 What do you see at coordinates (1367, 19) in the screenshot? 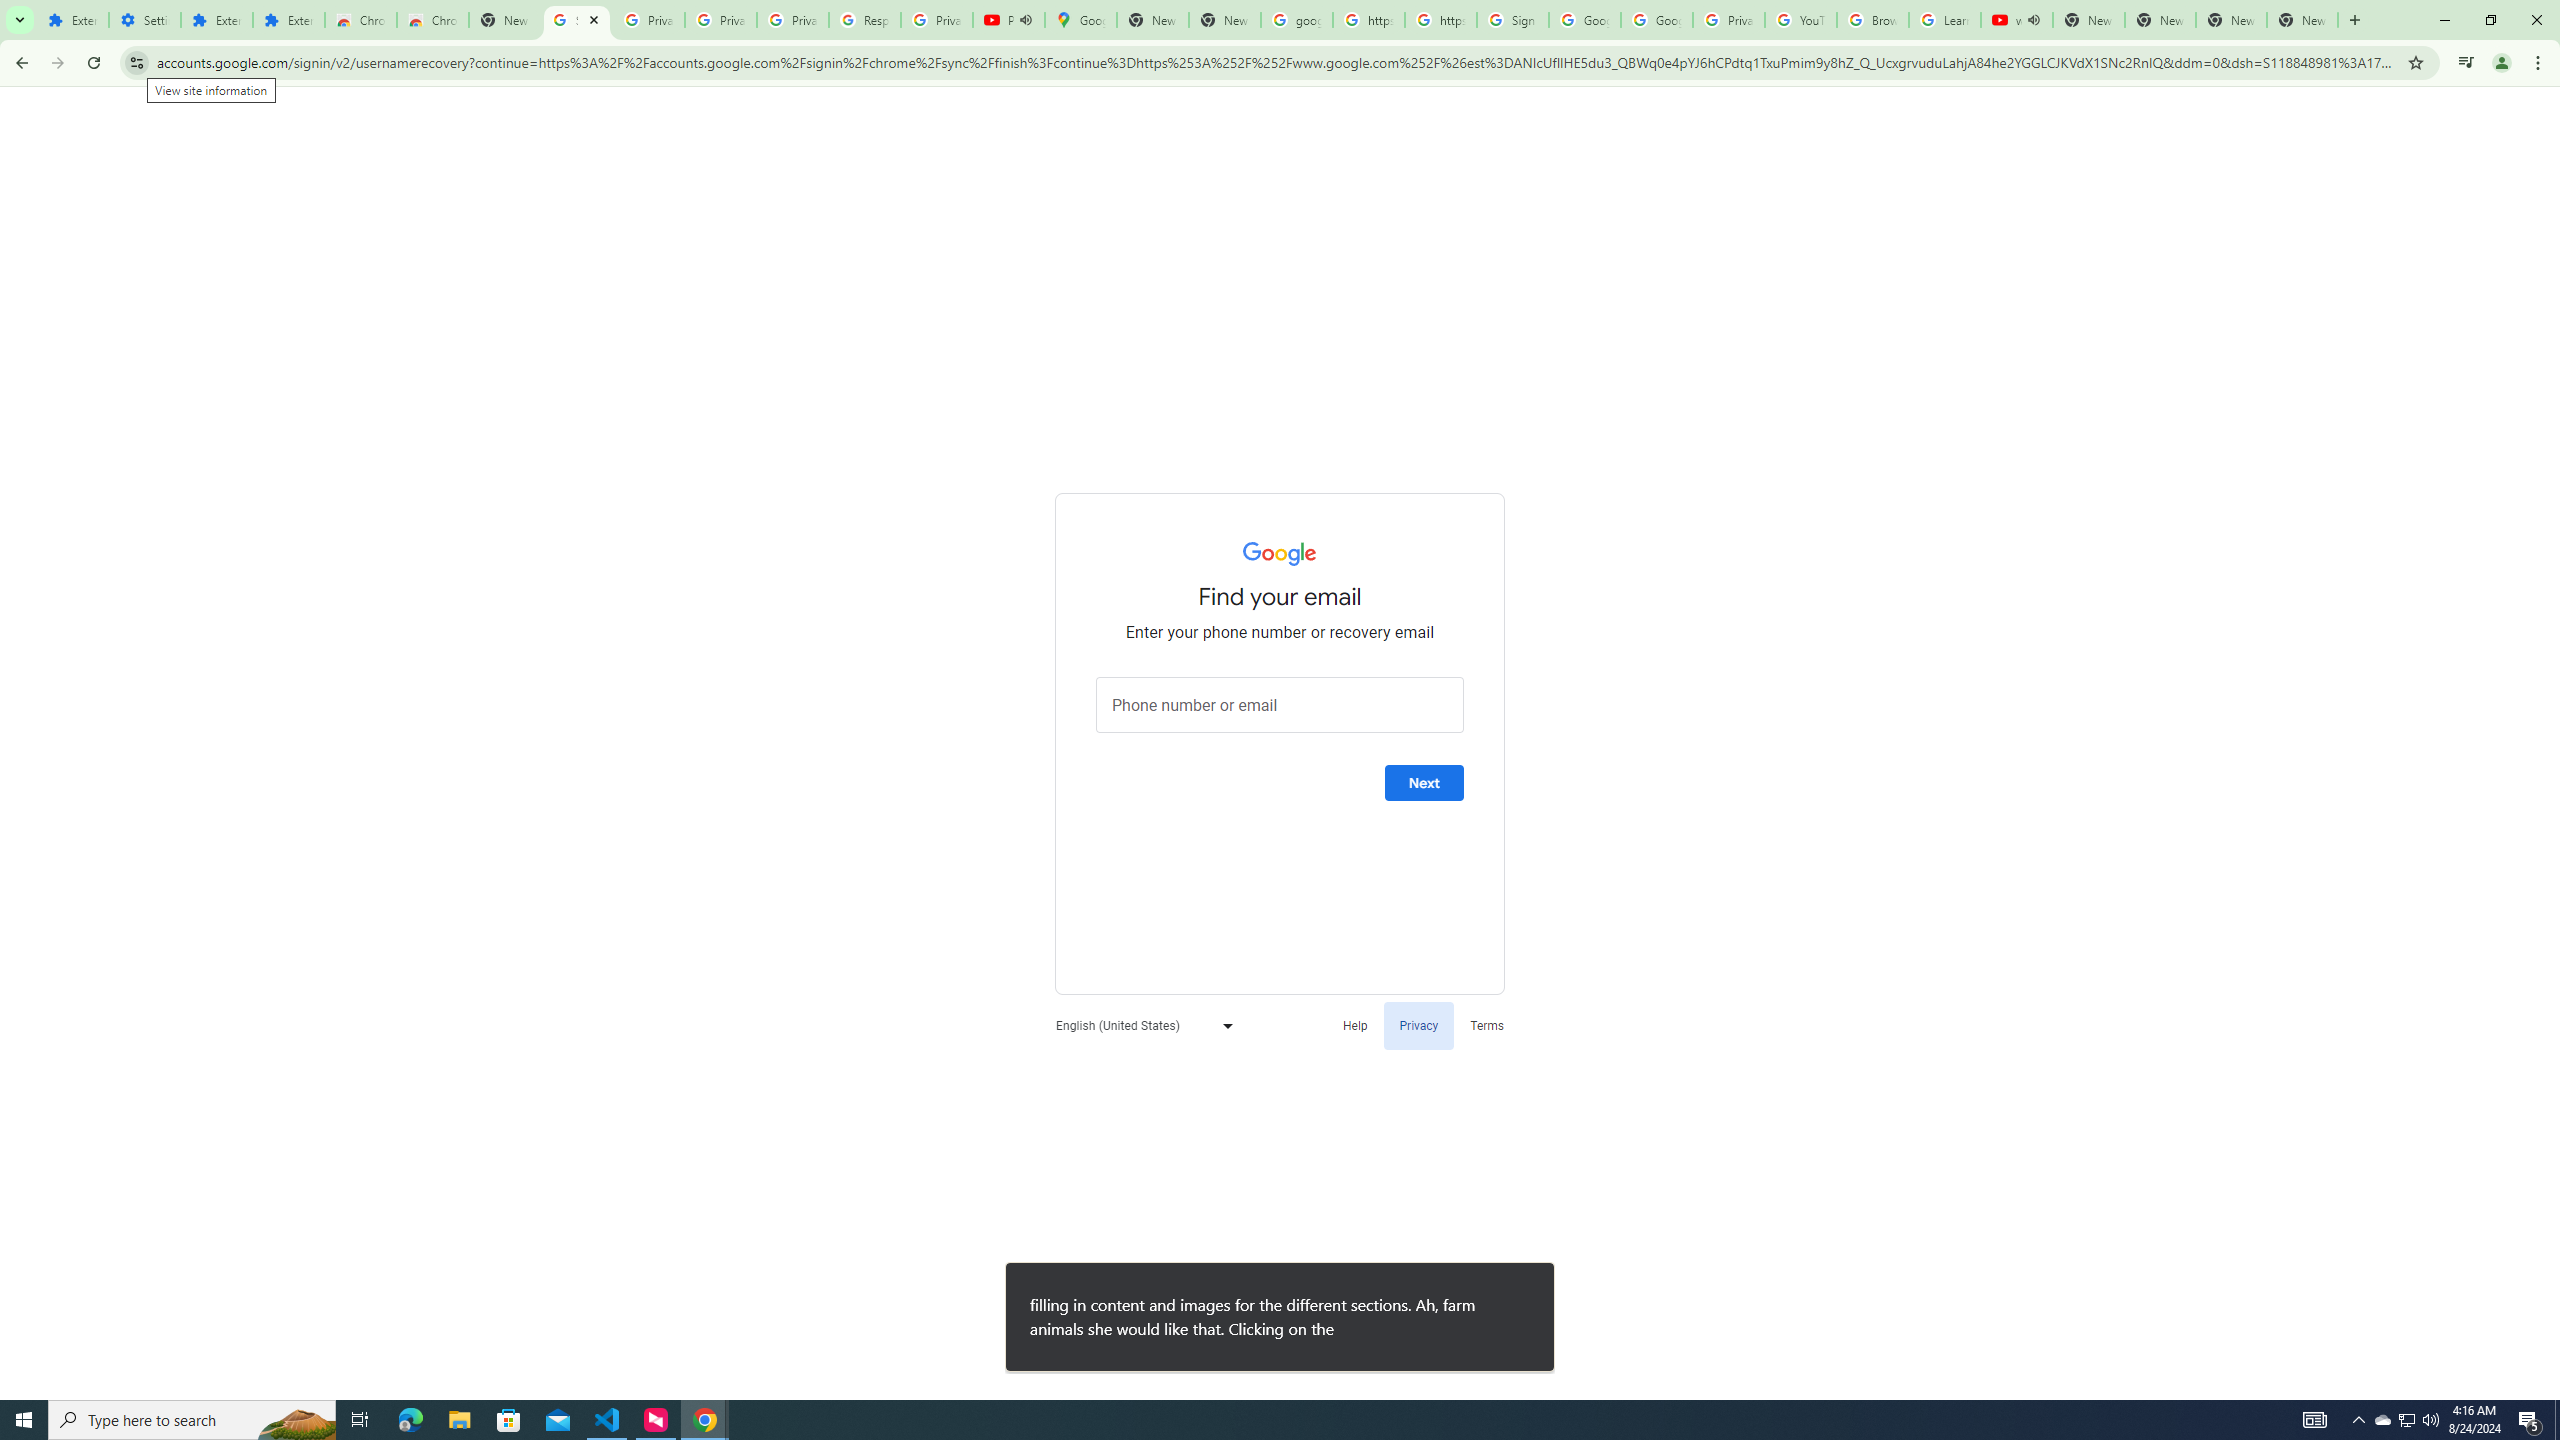
I see `'https://scholar.google.com/'` at bounding box center [1367, 19].